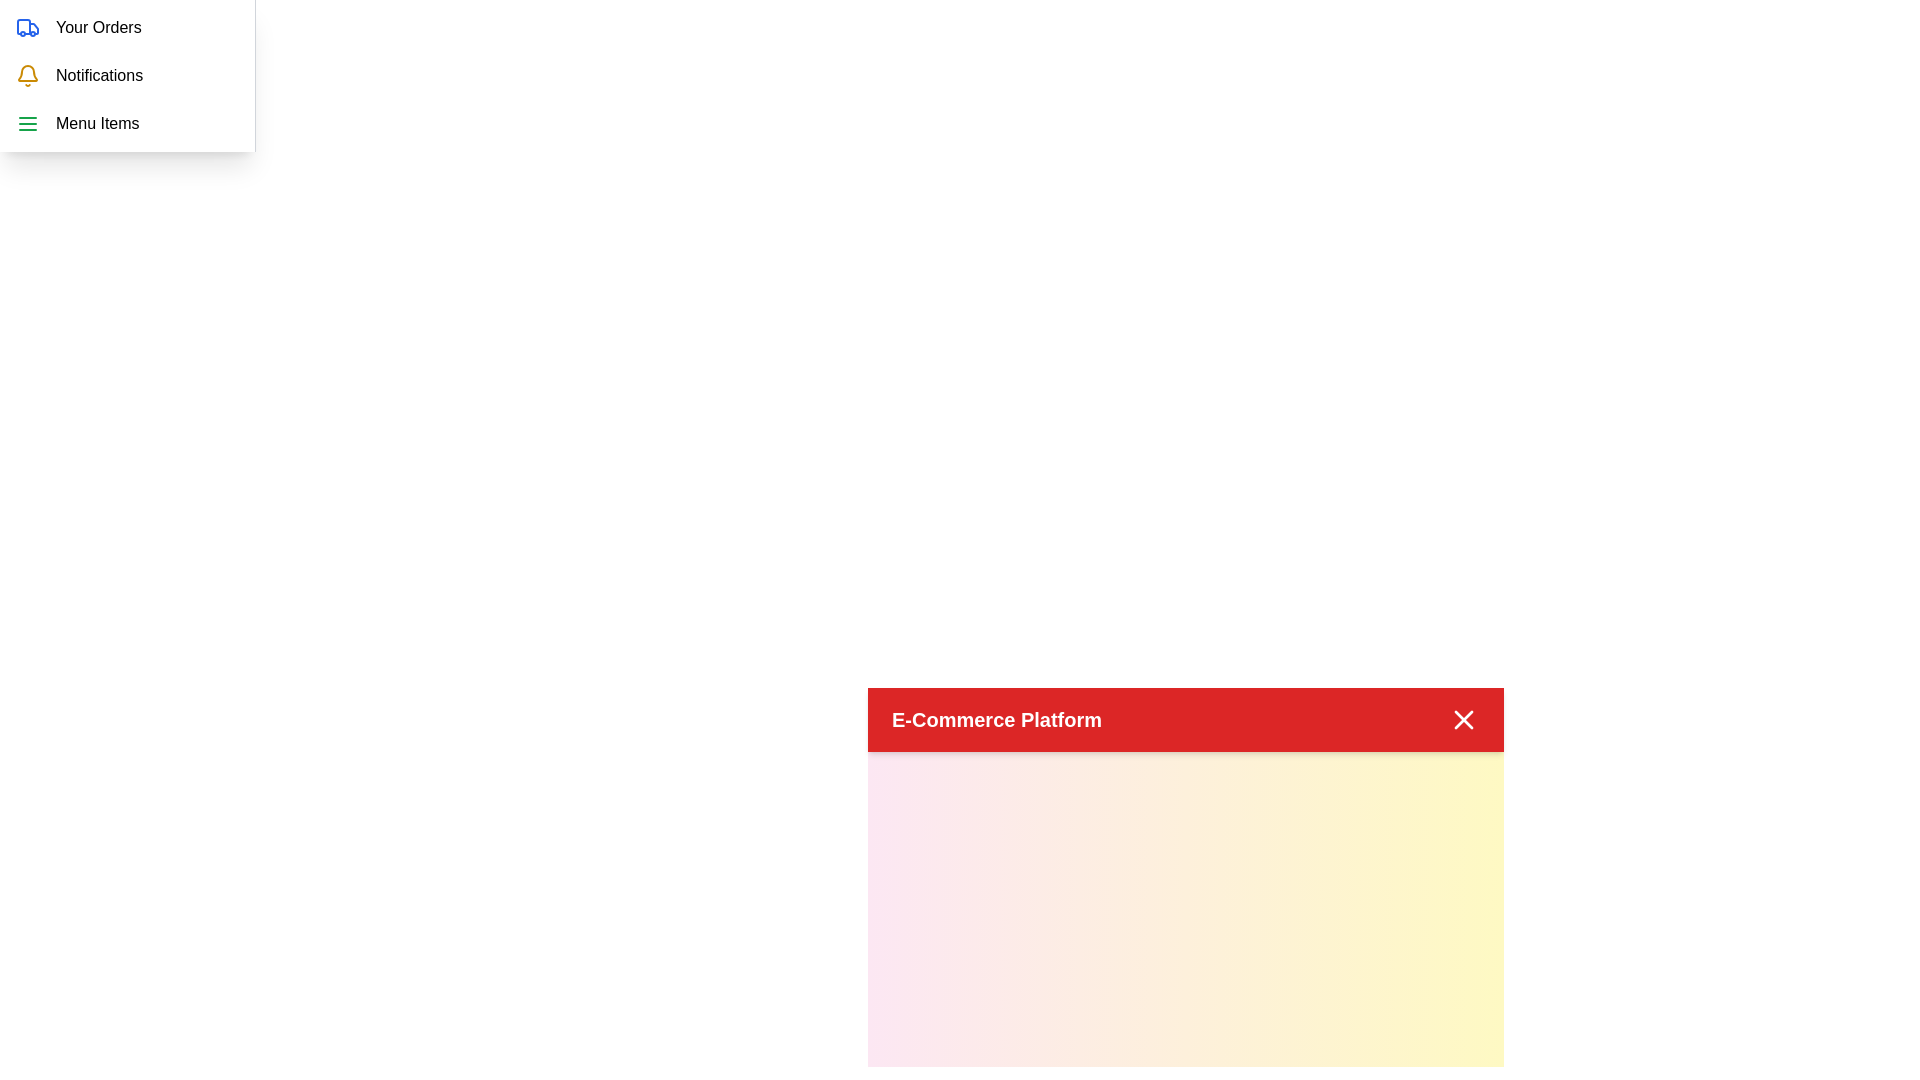 The width and height of the screenshot is (1920, 1080). I want to click on the 'Menu Items' text label, which is the third item in the vertical menu structure and is visually distinct due to its adjacent icon of three horizontal lines, so click(96, 123).